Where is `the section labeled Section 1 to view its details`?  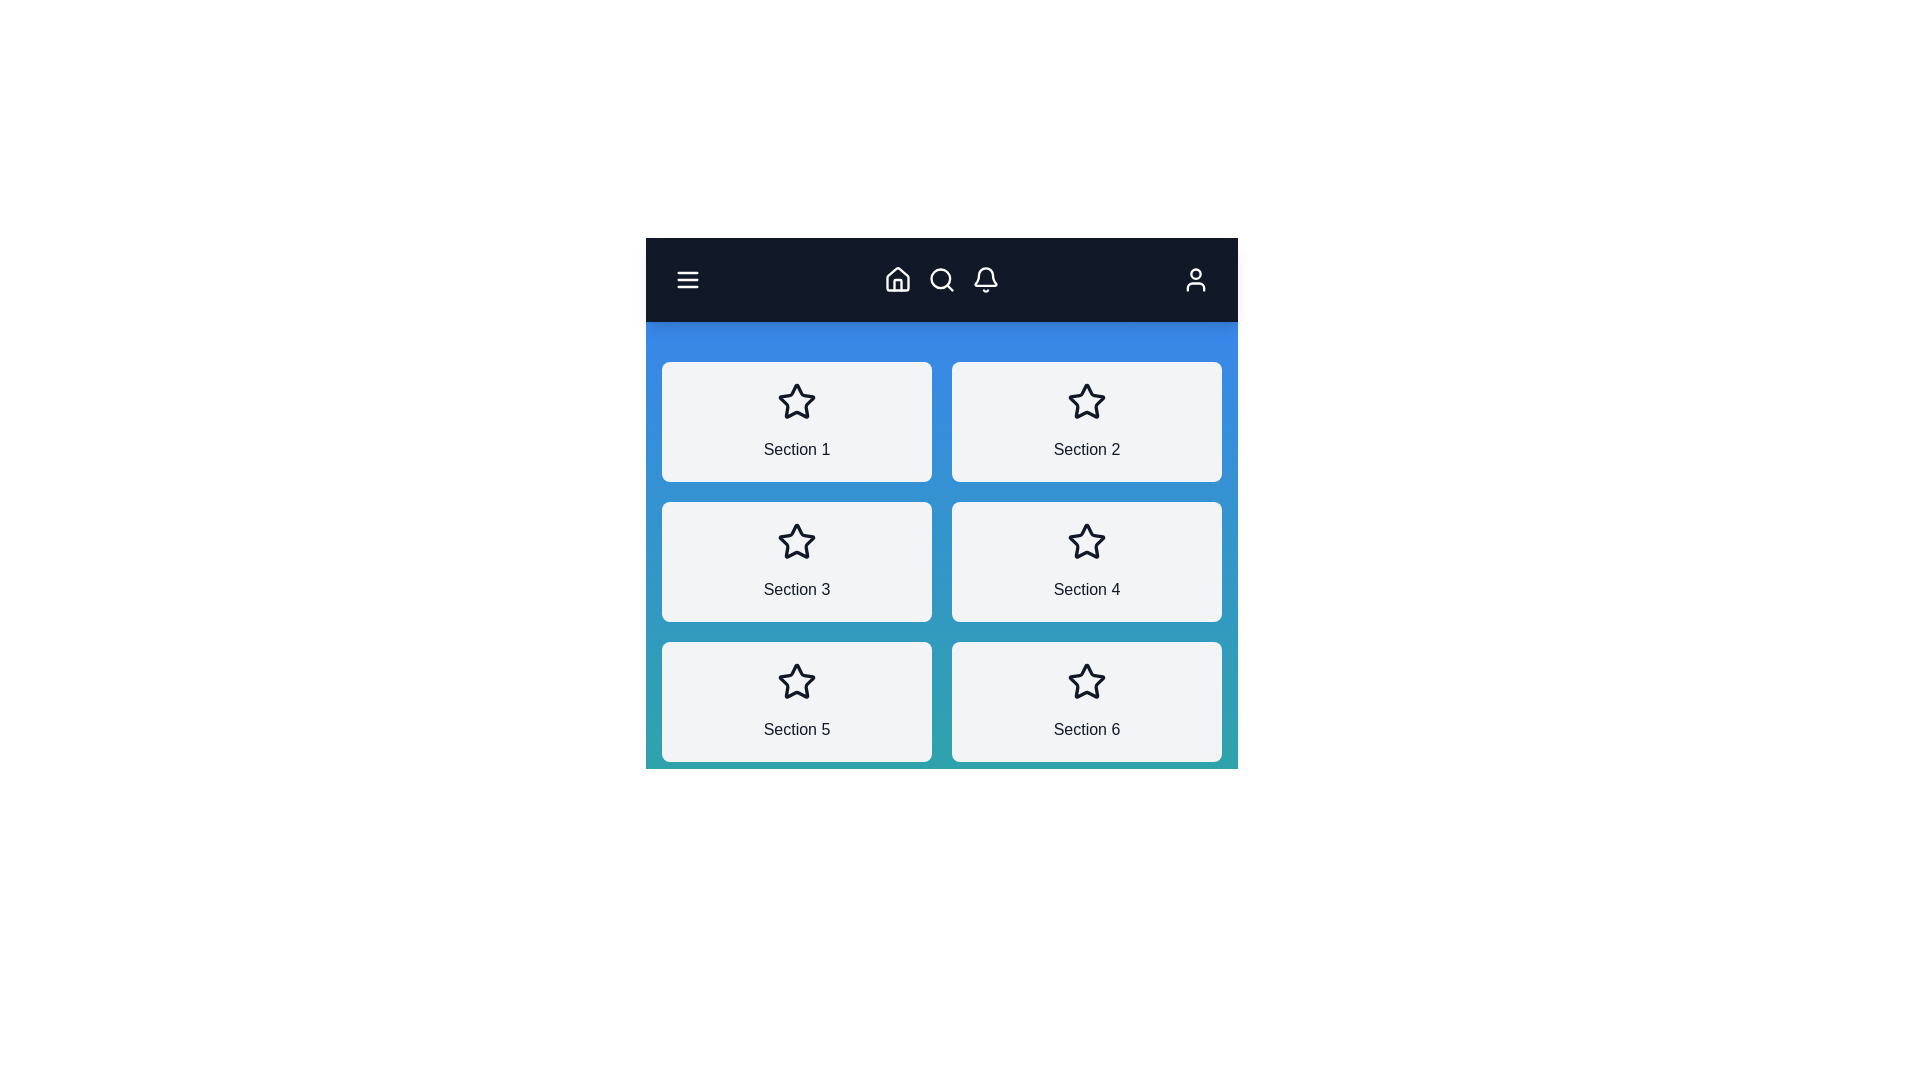
the section labeled Section 1 to view its details is located at coordinates (795, 420).